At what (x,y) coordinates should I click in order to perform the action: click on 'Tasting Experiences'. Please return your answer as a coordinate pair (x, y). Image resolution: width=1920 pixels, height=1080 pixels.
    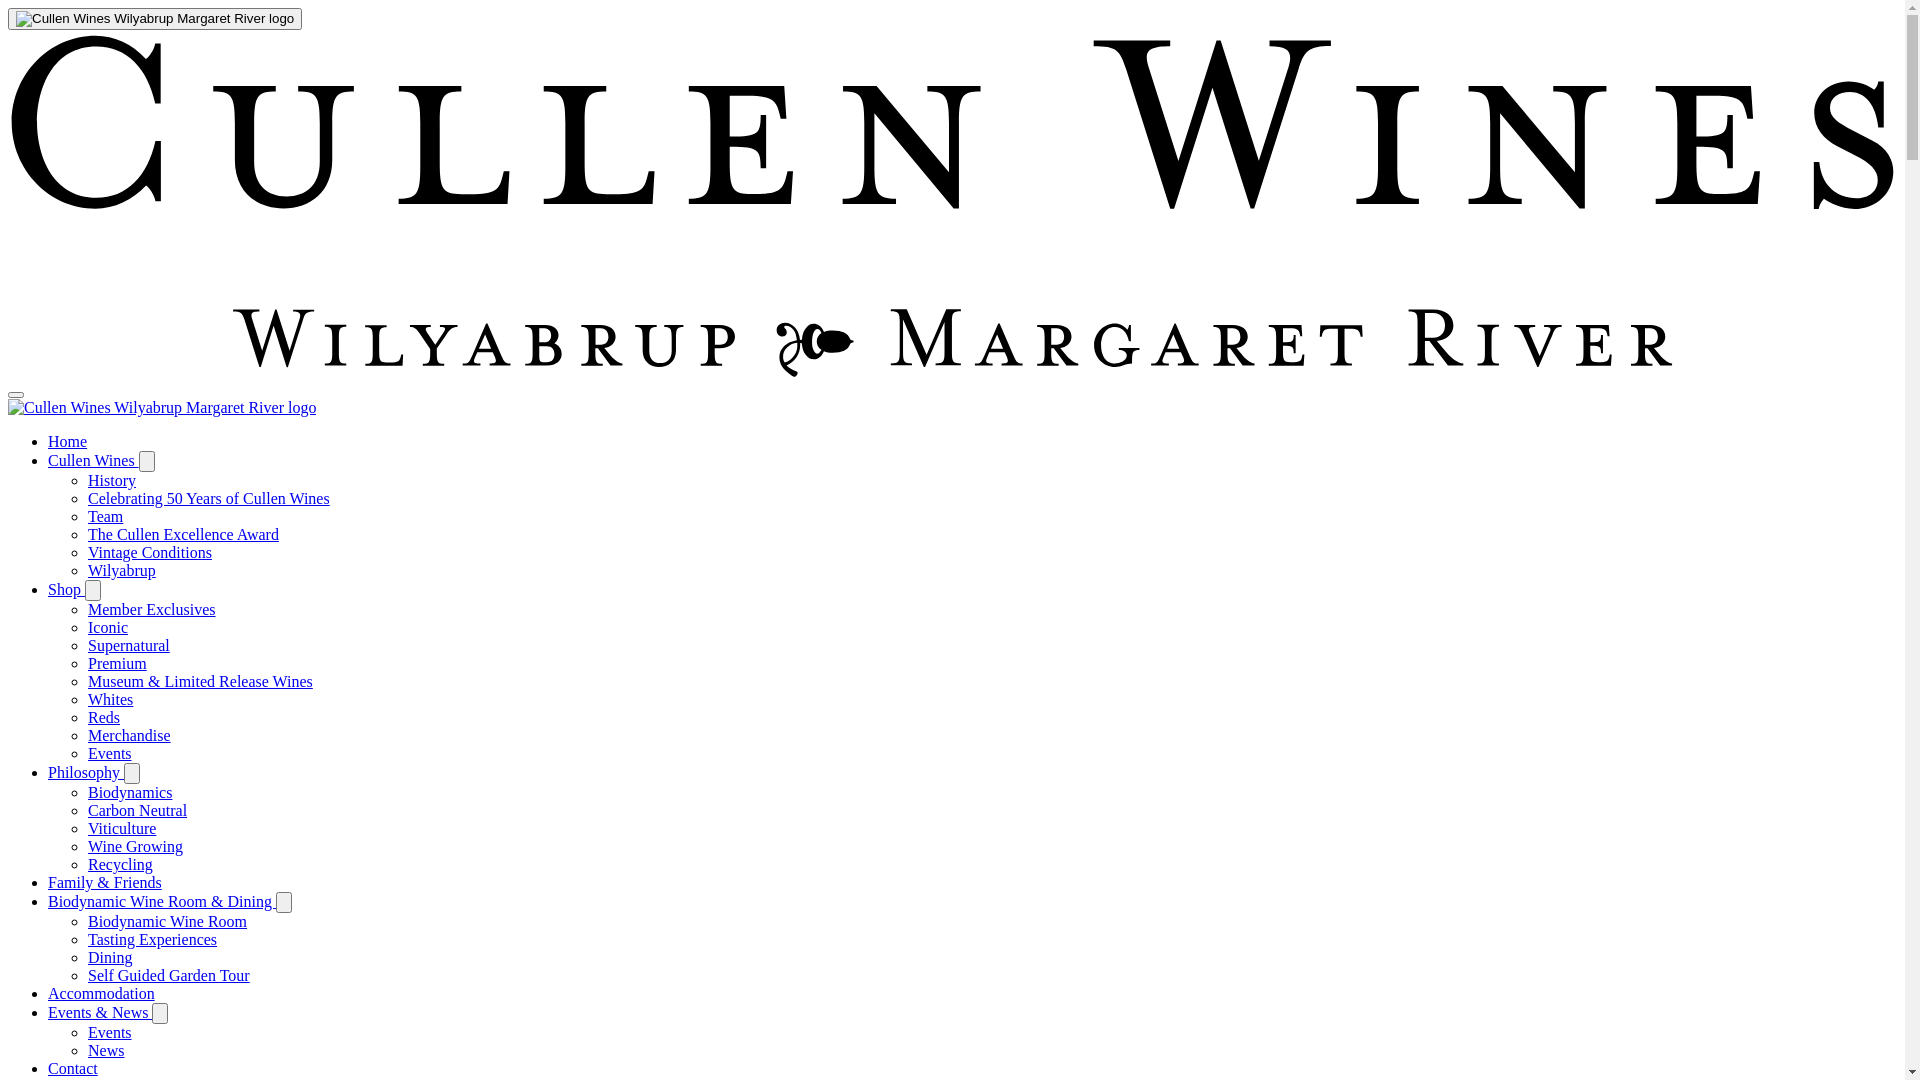
    Looking at the image, I should click on (86, 939).